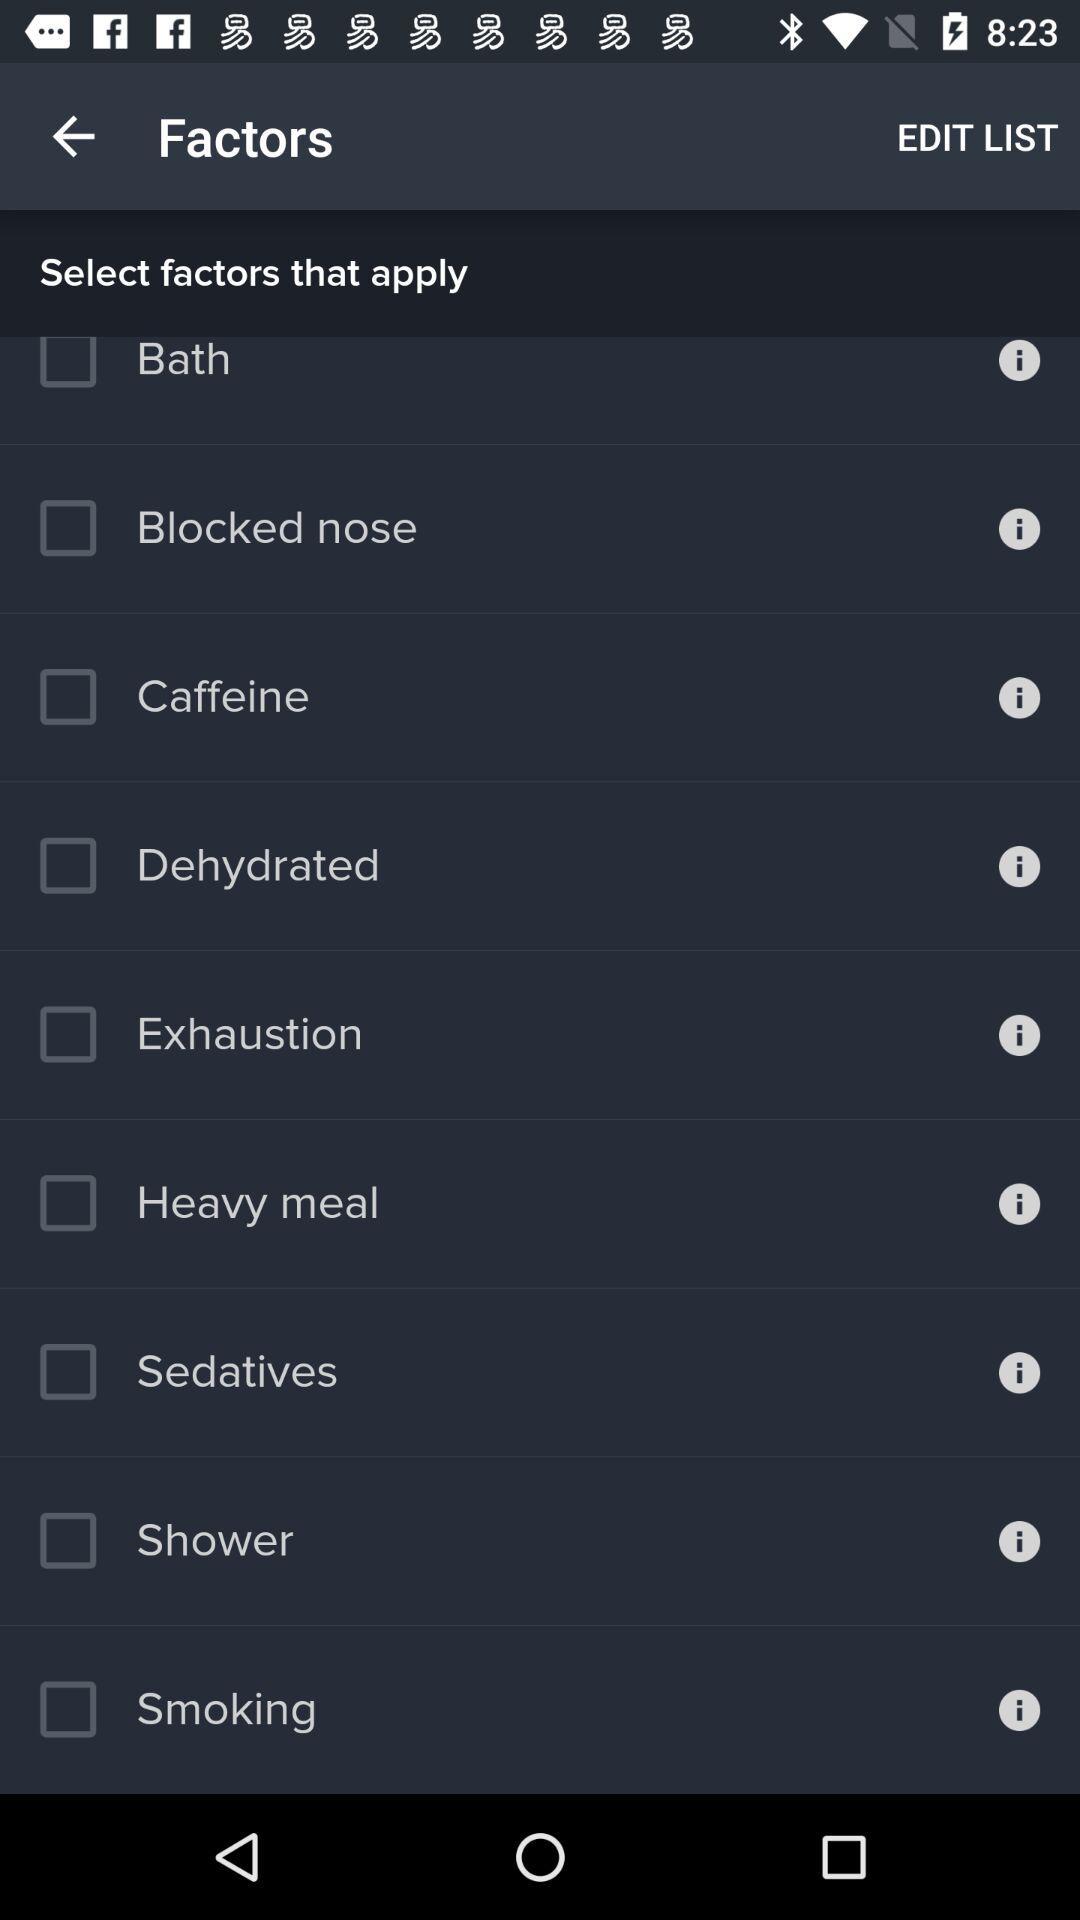  Describe the element at coordinates (1019, 1202) in the screenshot. I see `more information` at that location.